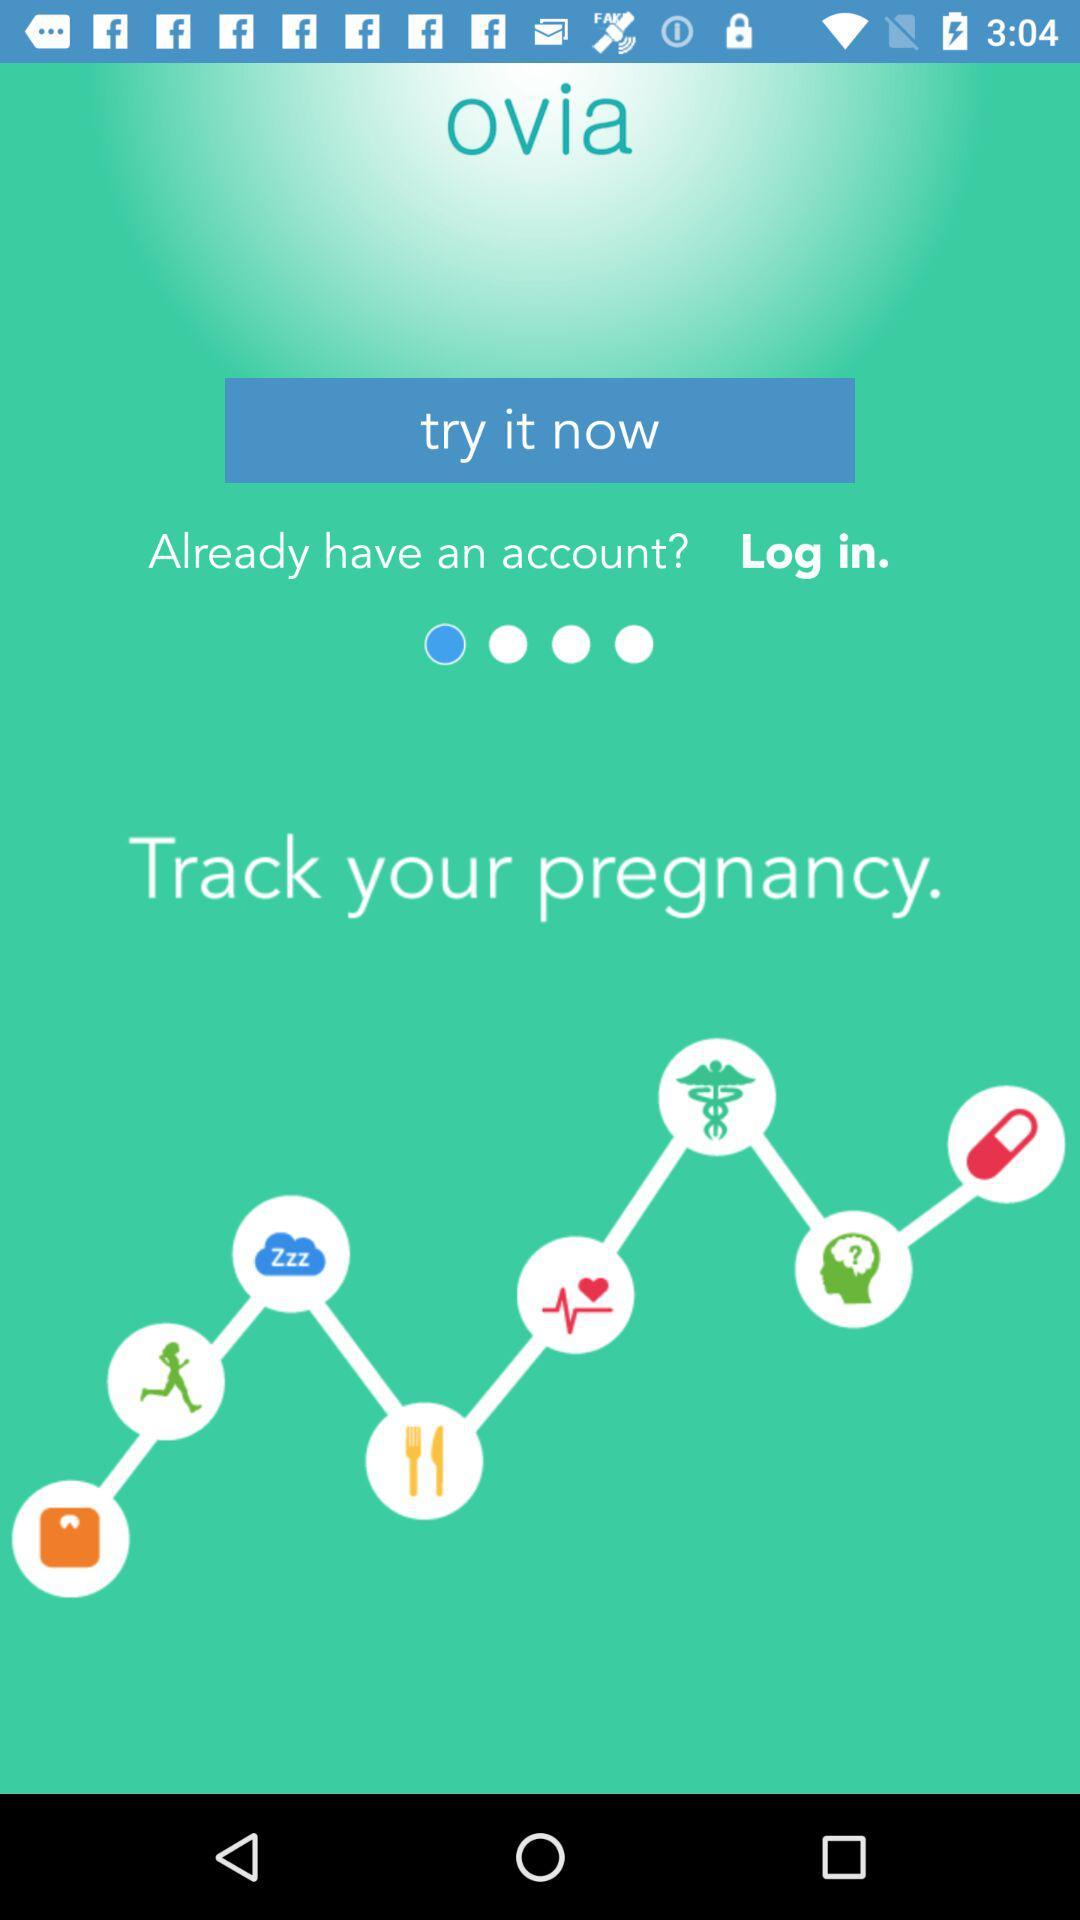 Image resolution: width=1080 pixels, height=1920 pixels. What do you see at coordinates (634, 644) in the screenshot?
I see `next` at bounding box center [634, 644].